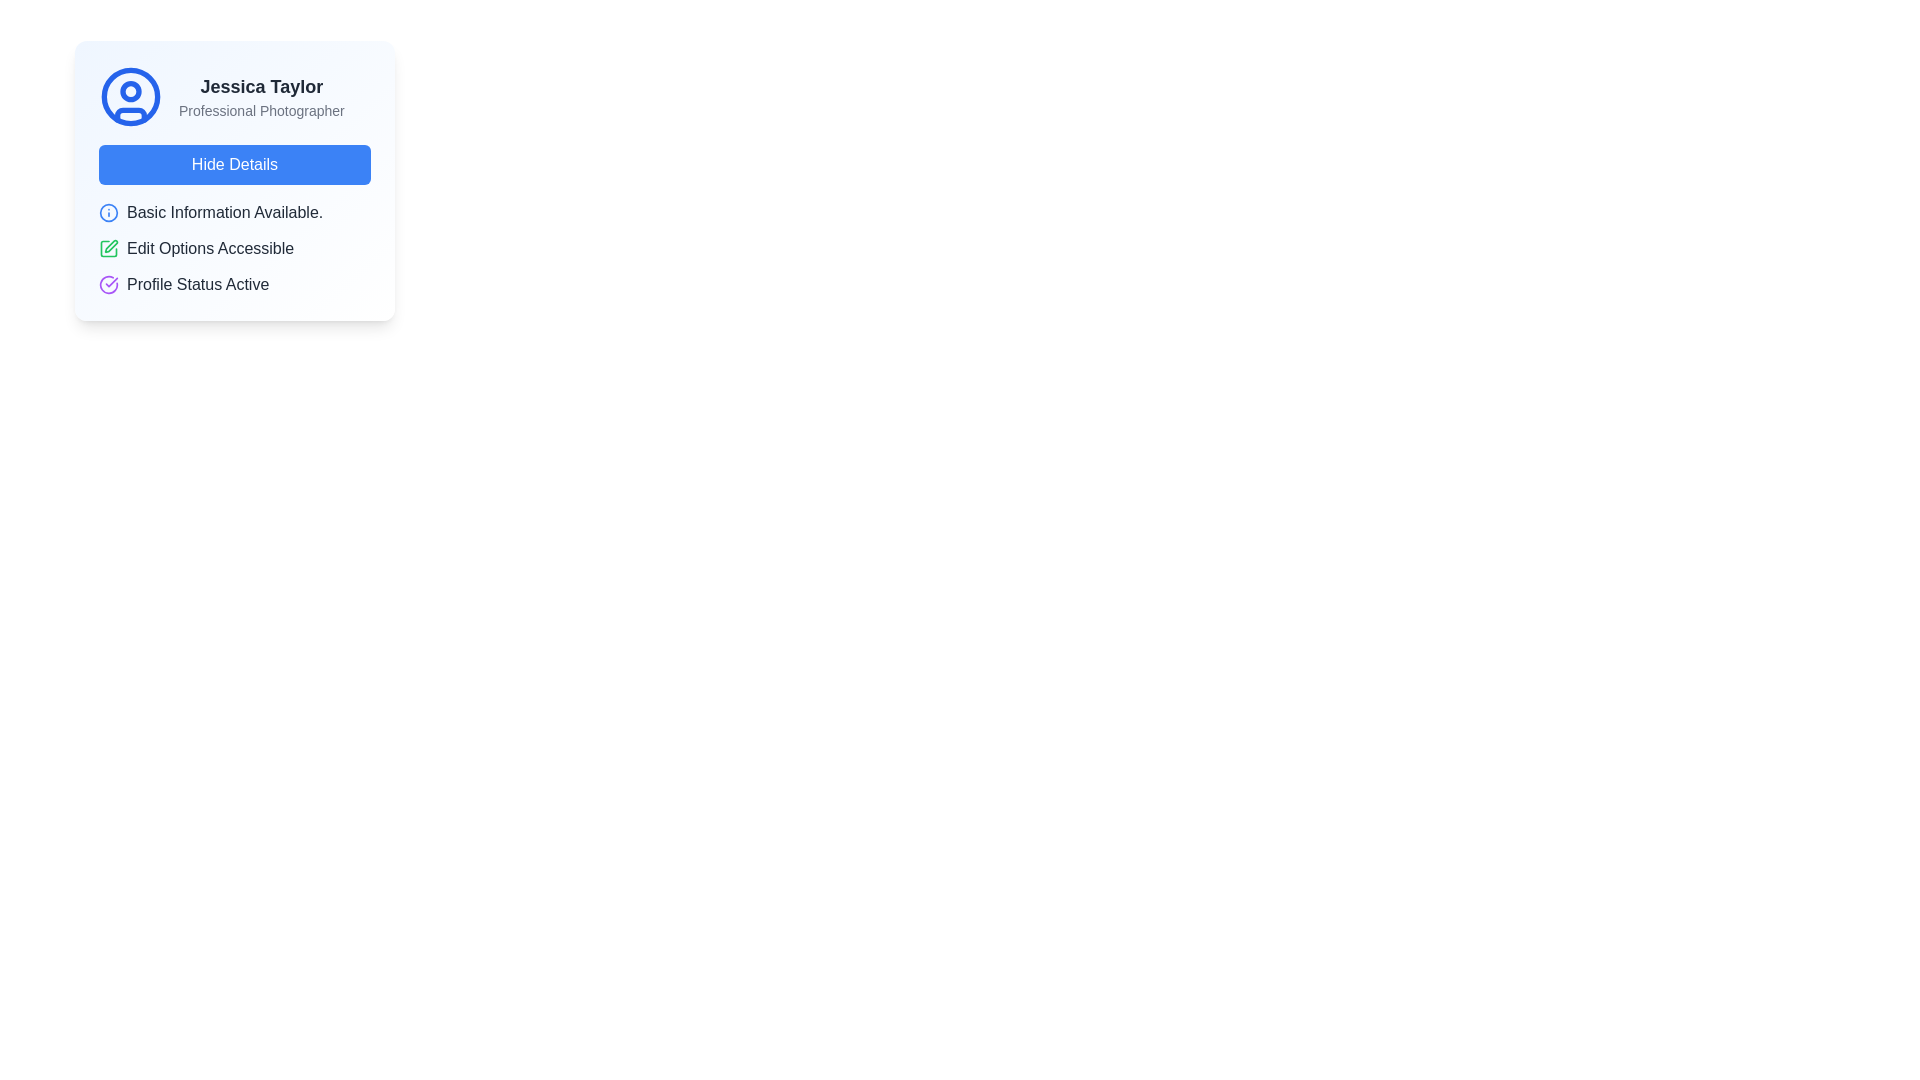  I want to click on the avatar icon representing the user's identity, located at the top left corner of the card layout, so click(129, 96).